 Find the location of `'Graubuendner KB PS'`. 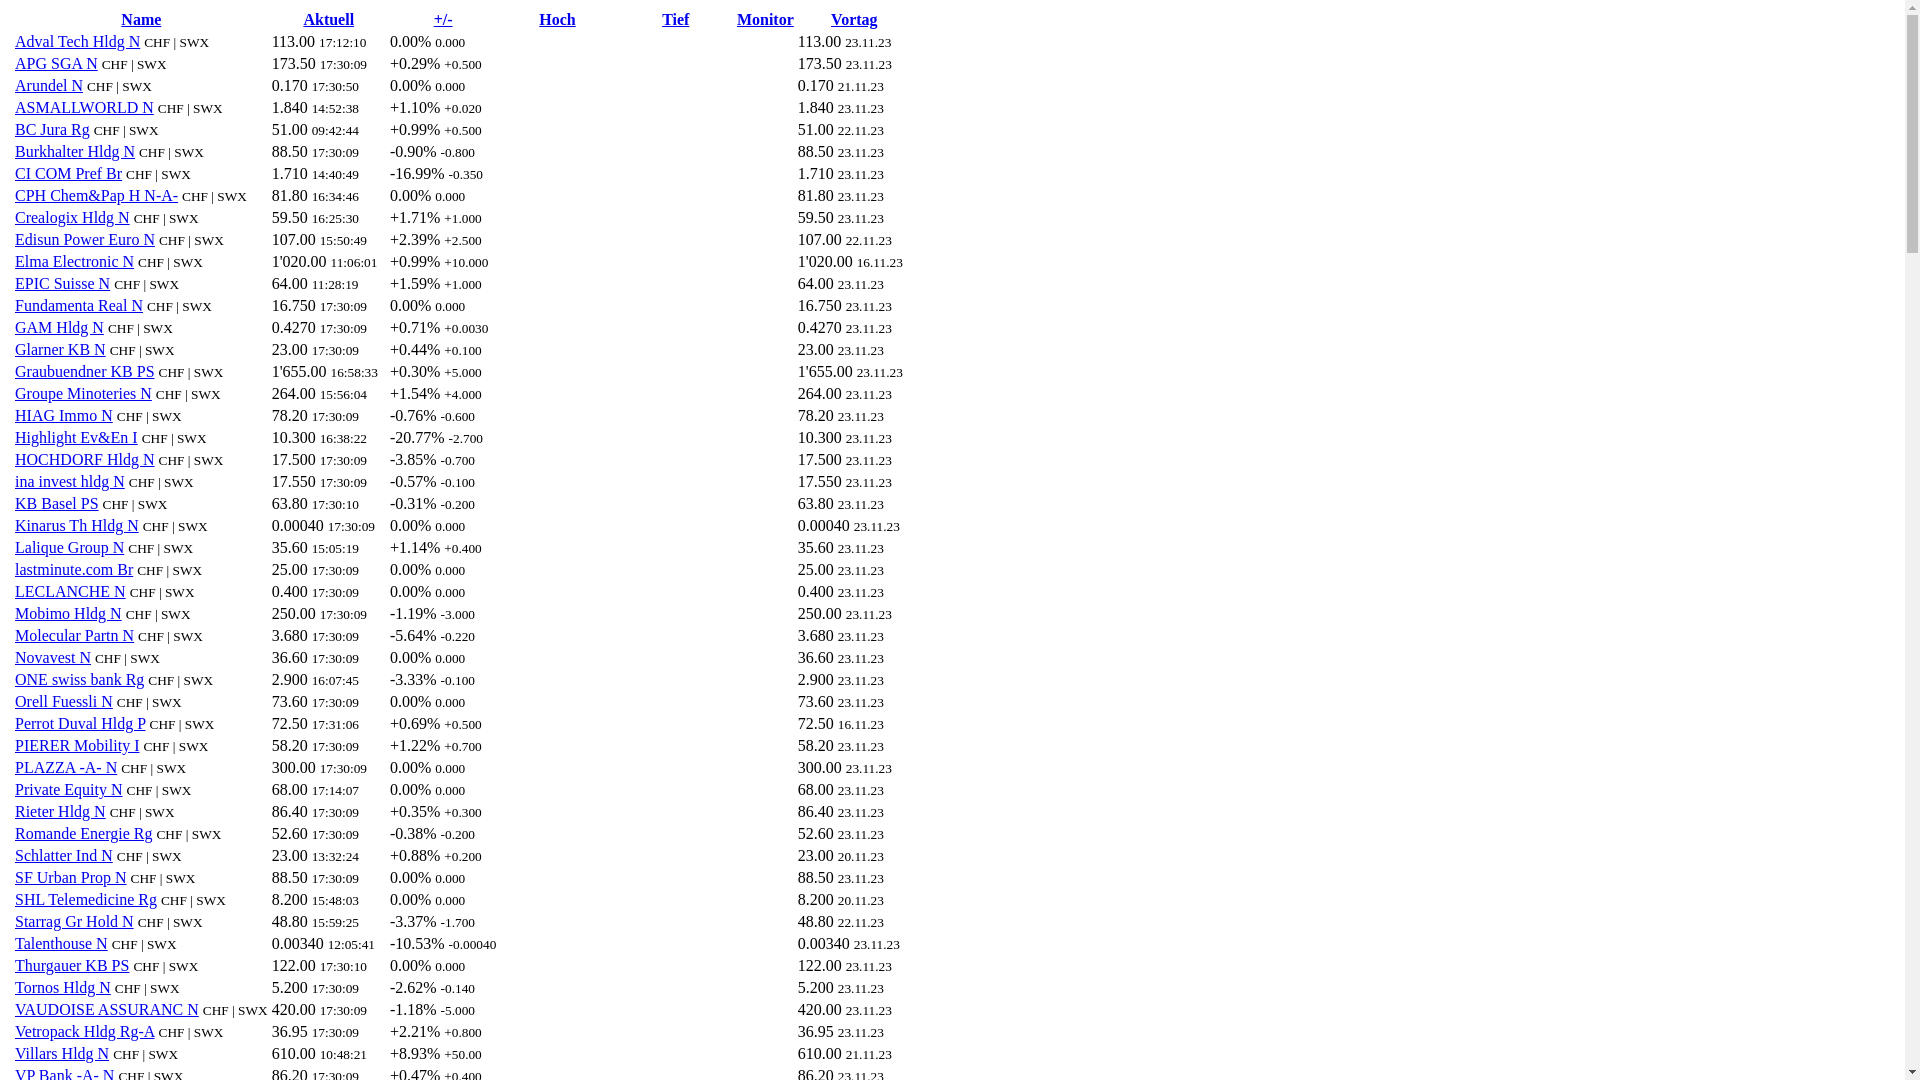

'Graubuendner KB PS' is located at coordinates (84, 371).